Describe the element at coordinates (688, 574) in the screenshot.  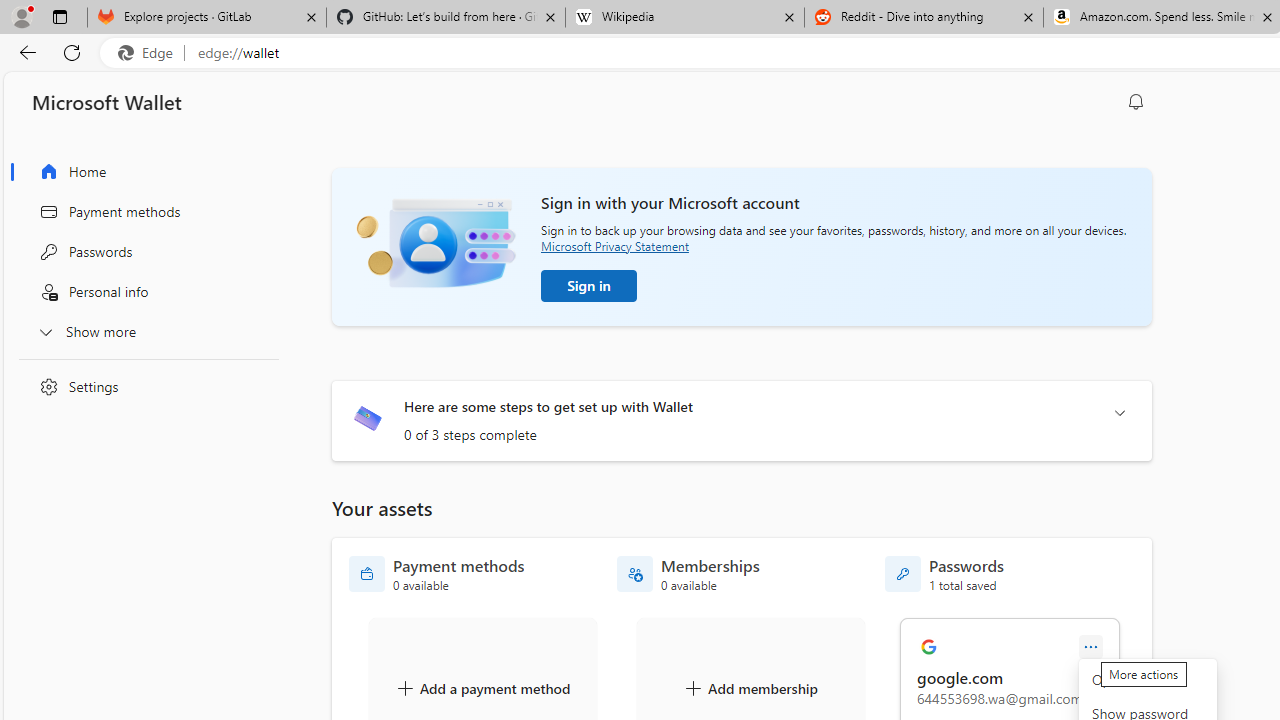
I see `'Memberships - 0 available'` at that location.